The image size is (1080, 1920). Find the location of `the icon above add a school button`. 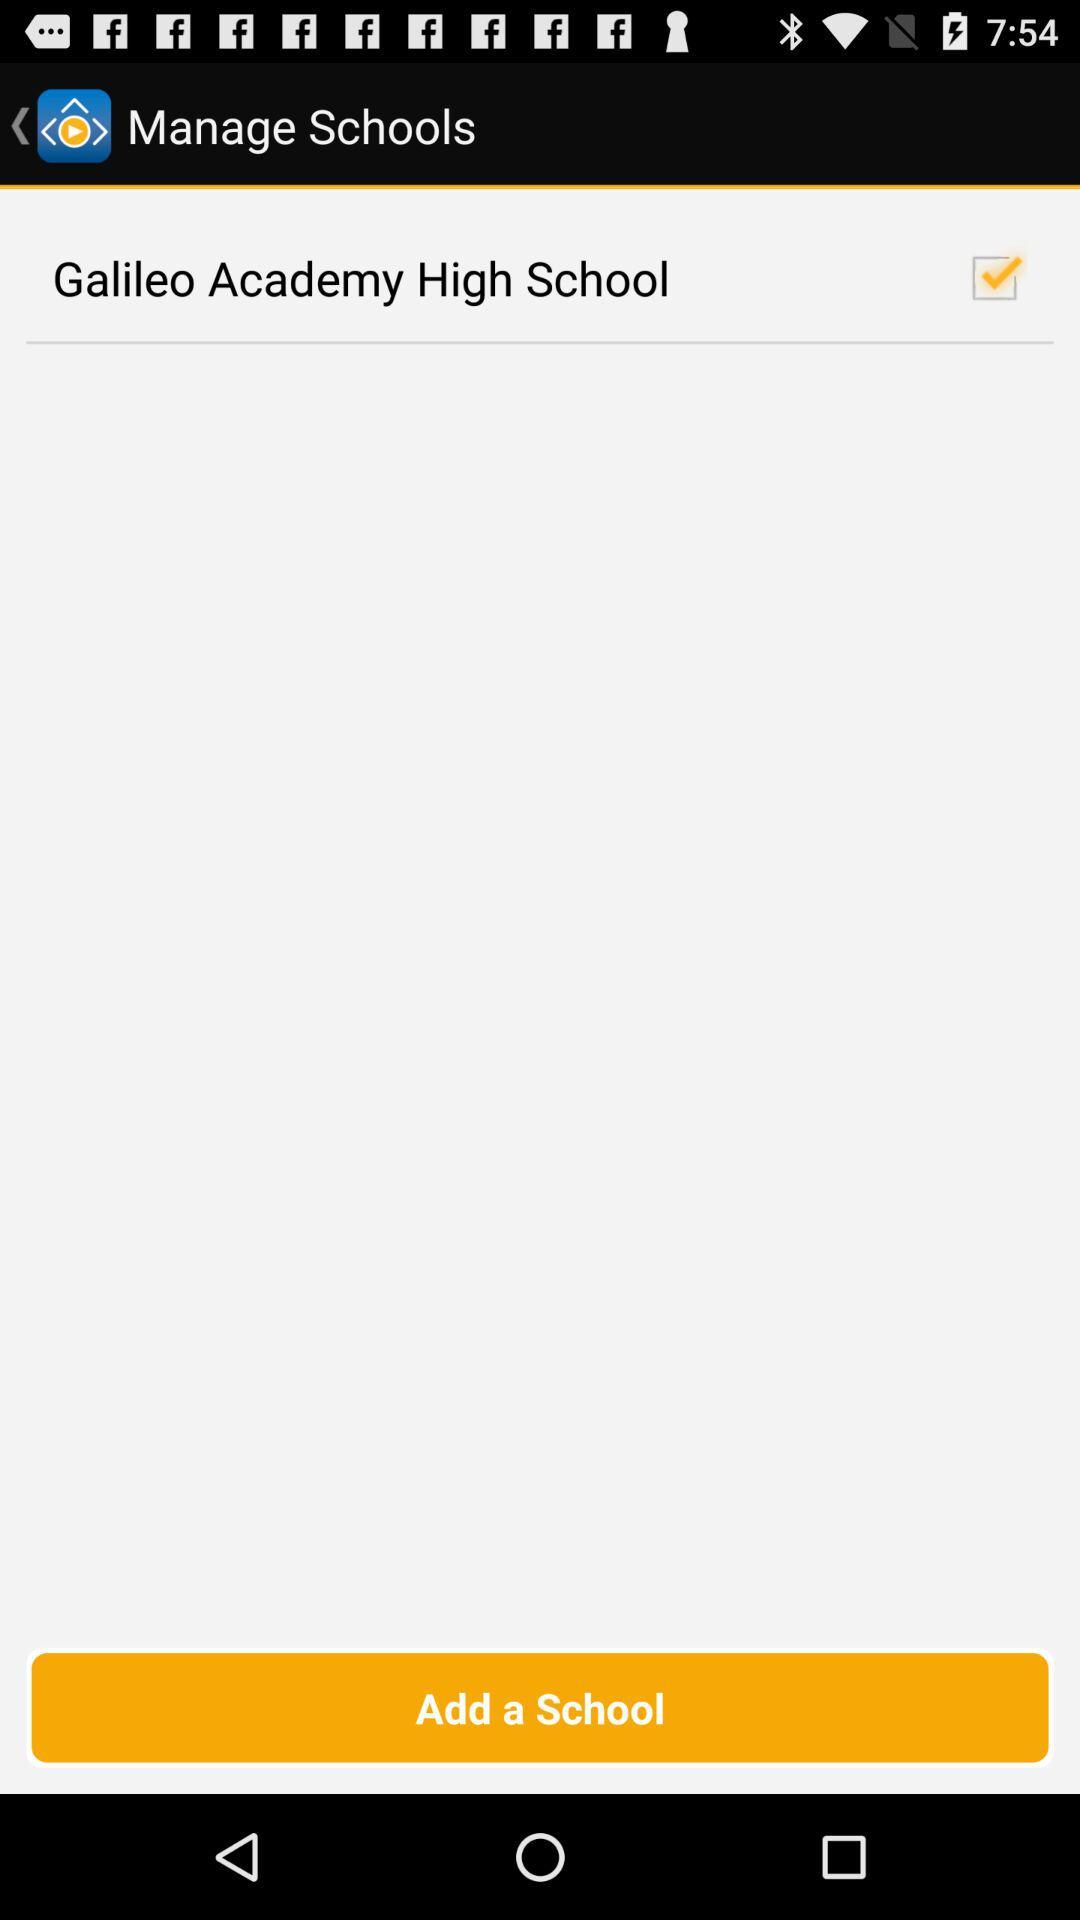

the icon above add a school button is located at coordinates (540, 277).